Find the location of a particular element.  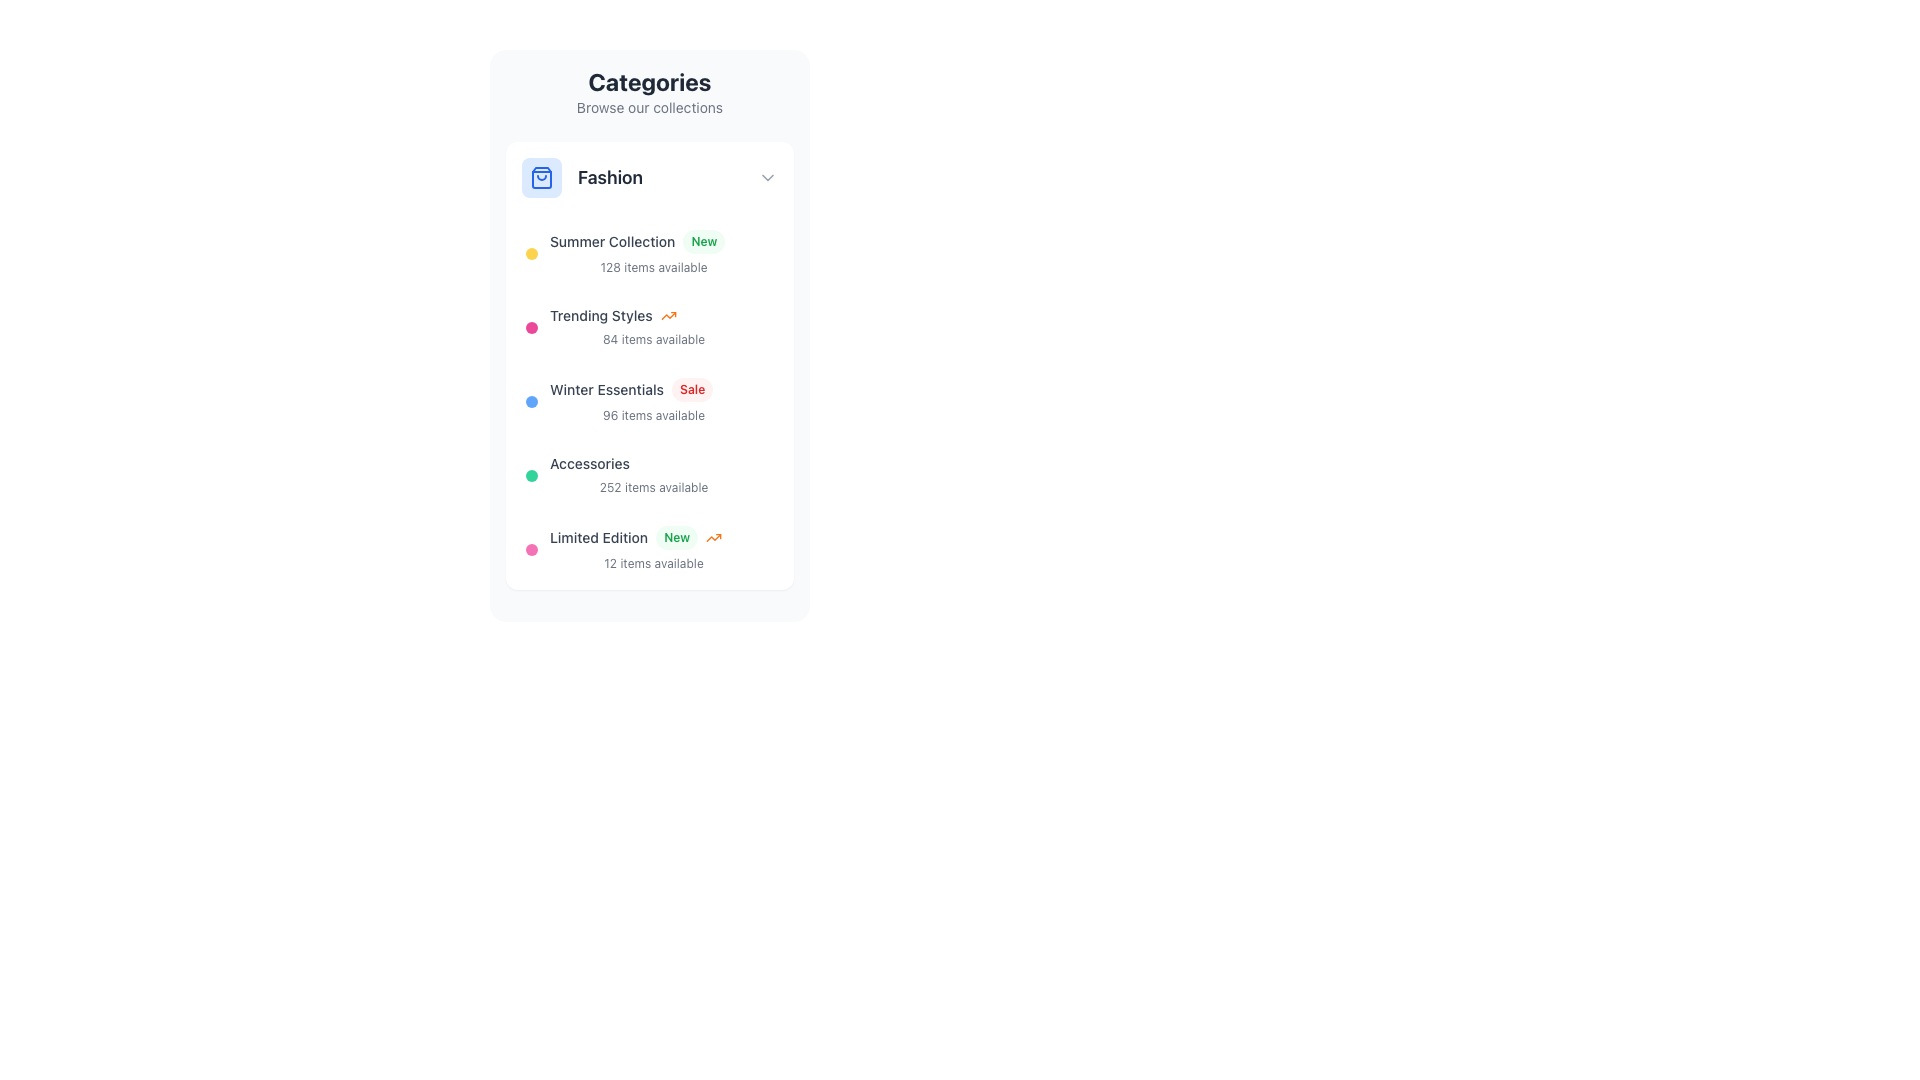

the 'Accessories' category label, which is the fourth element in the vertical list of categories in the fashion section, located between 'Winter Essentials' and 'Limited Edition' is located at coordinates (589, 463).